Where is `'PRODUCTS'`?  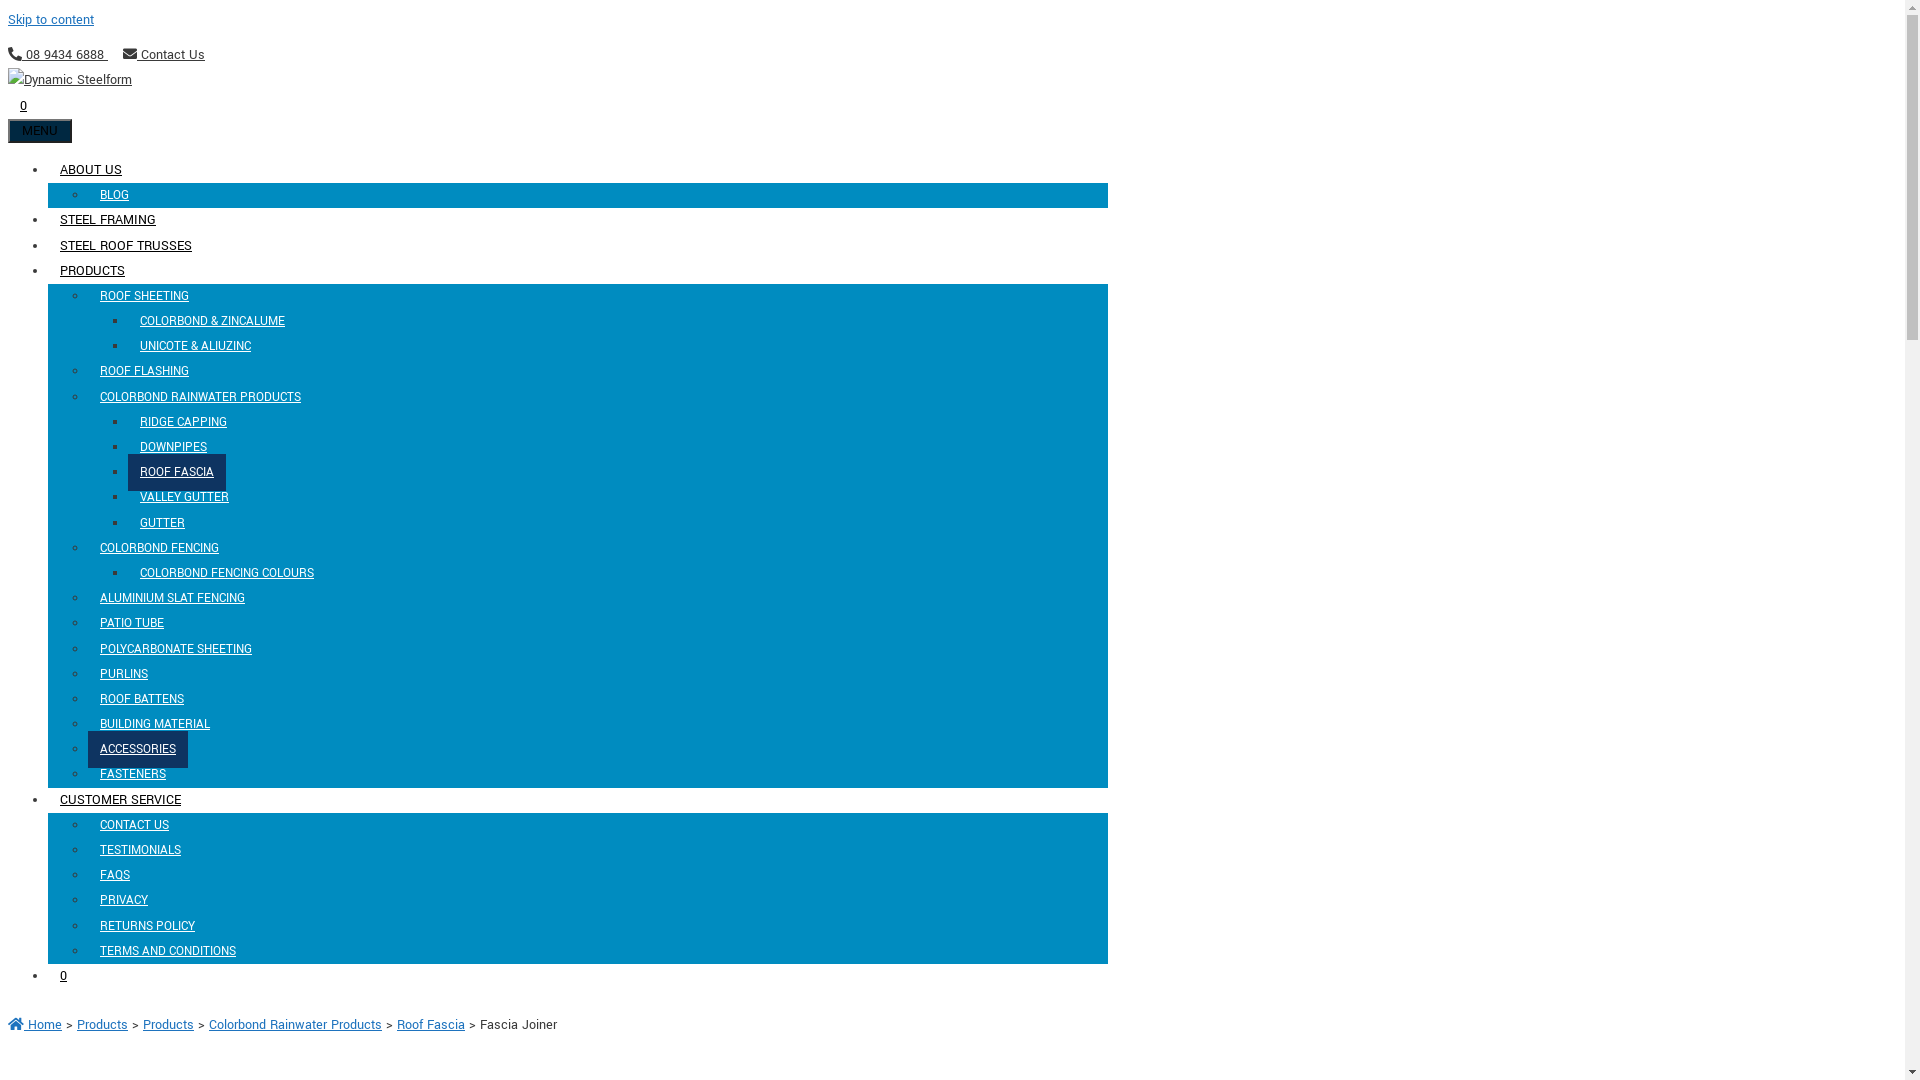
'PRODUCTS' is located at coordinates (97, 270).